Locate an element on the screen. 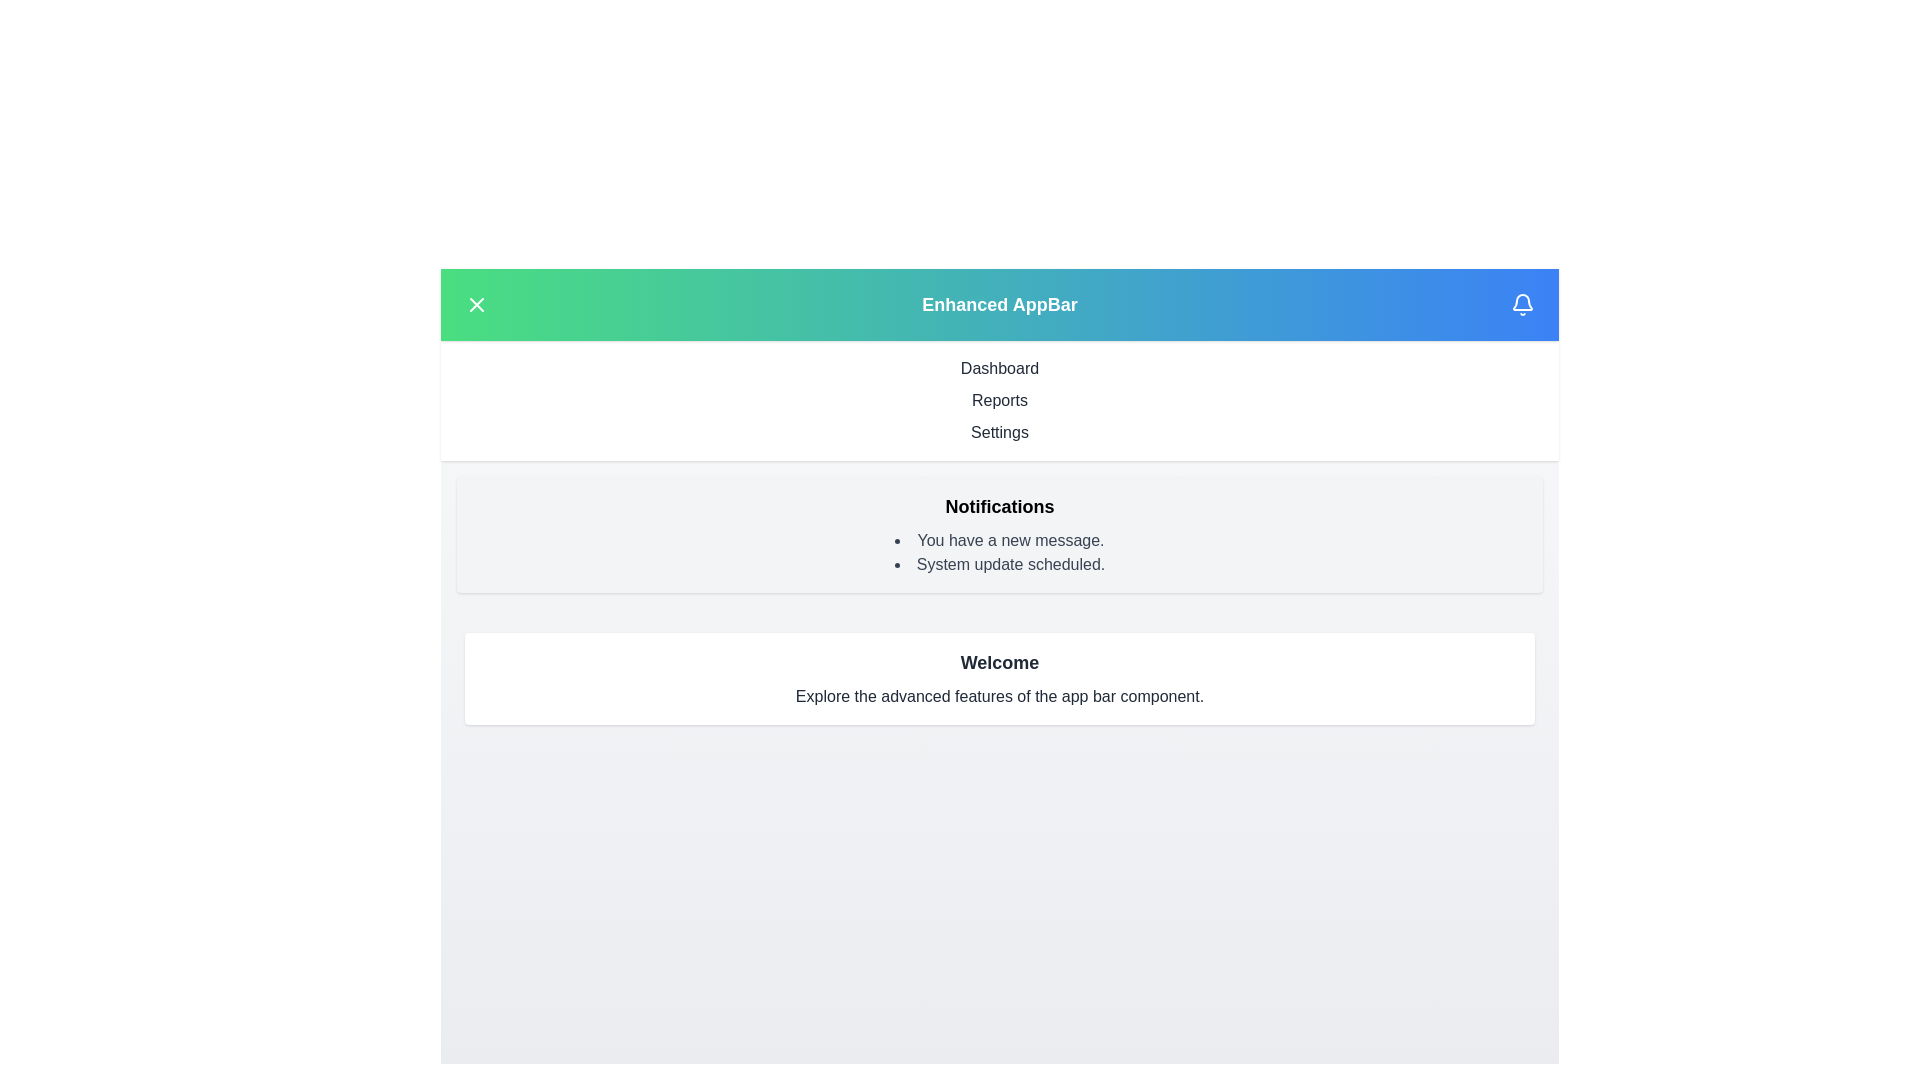 This screenshot has height=1080, width=1920. button to toggle the sidebar menu visibility is located at coordinates (475, 304).